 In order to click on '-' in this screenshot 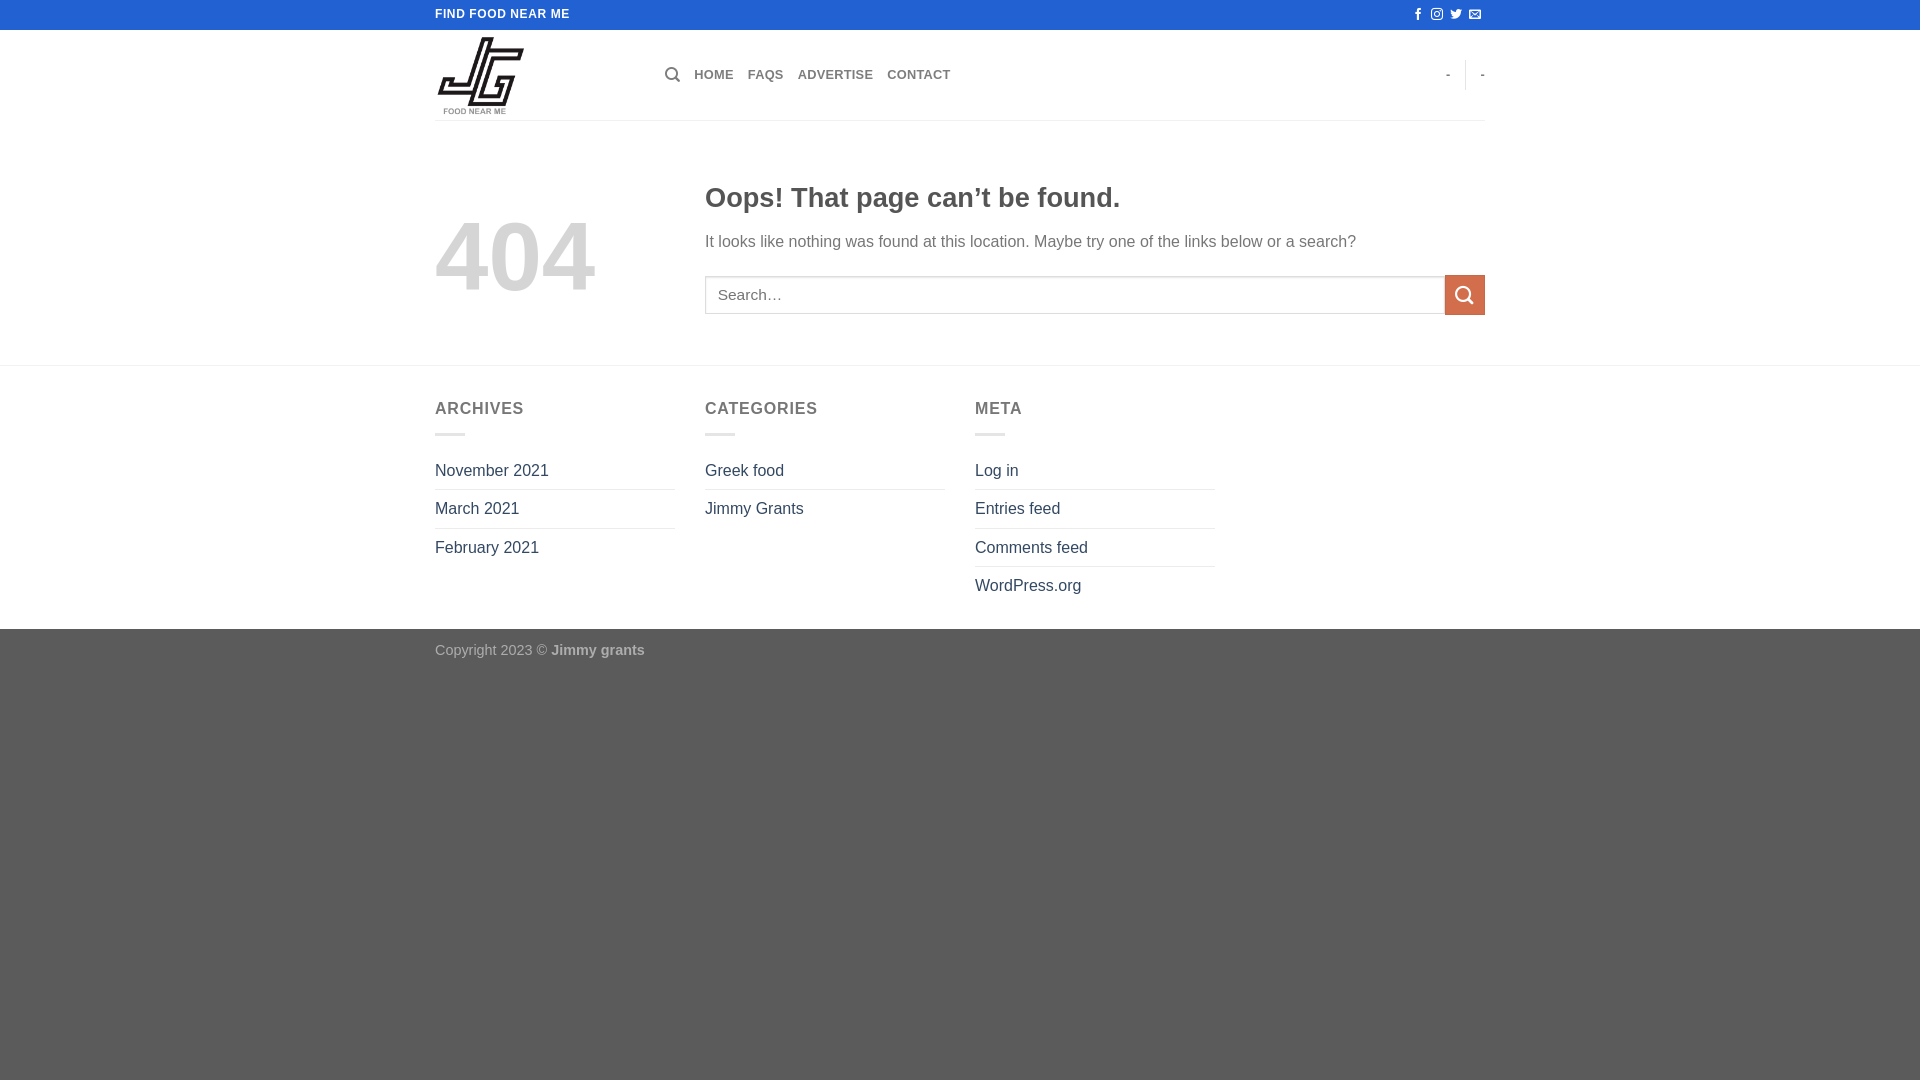, I will do `click(1482, 73)`.